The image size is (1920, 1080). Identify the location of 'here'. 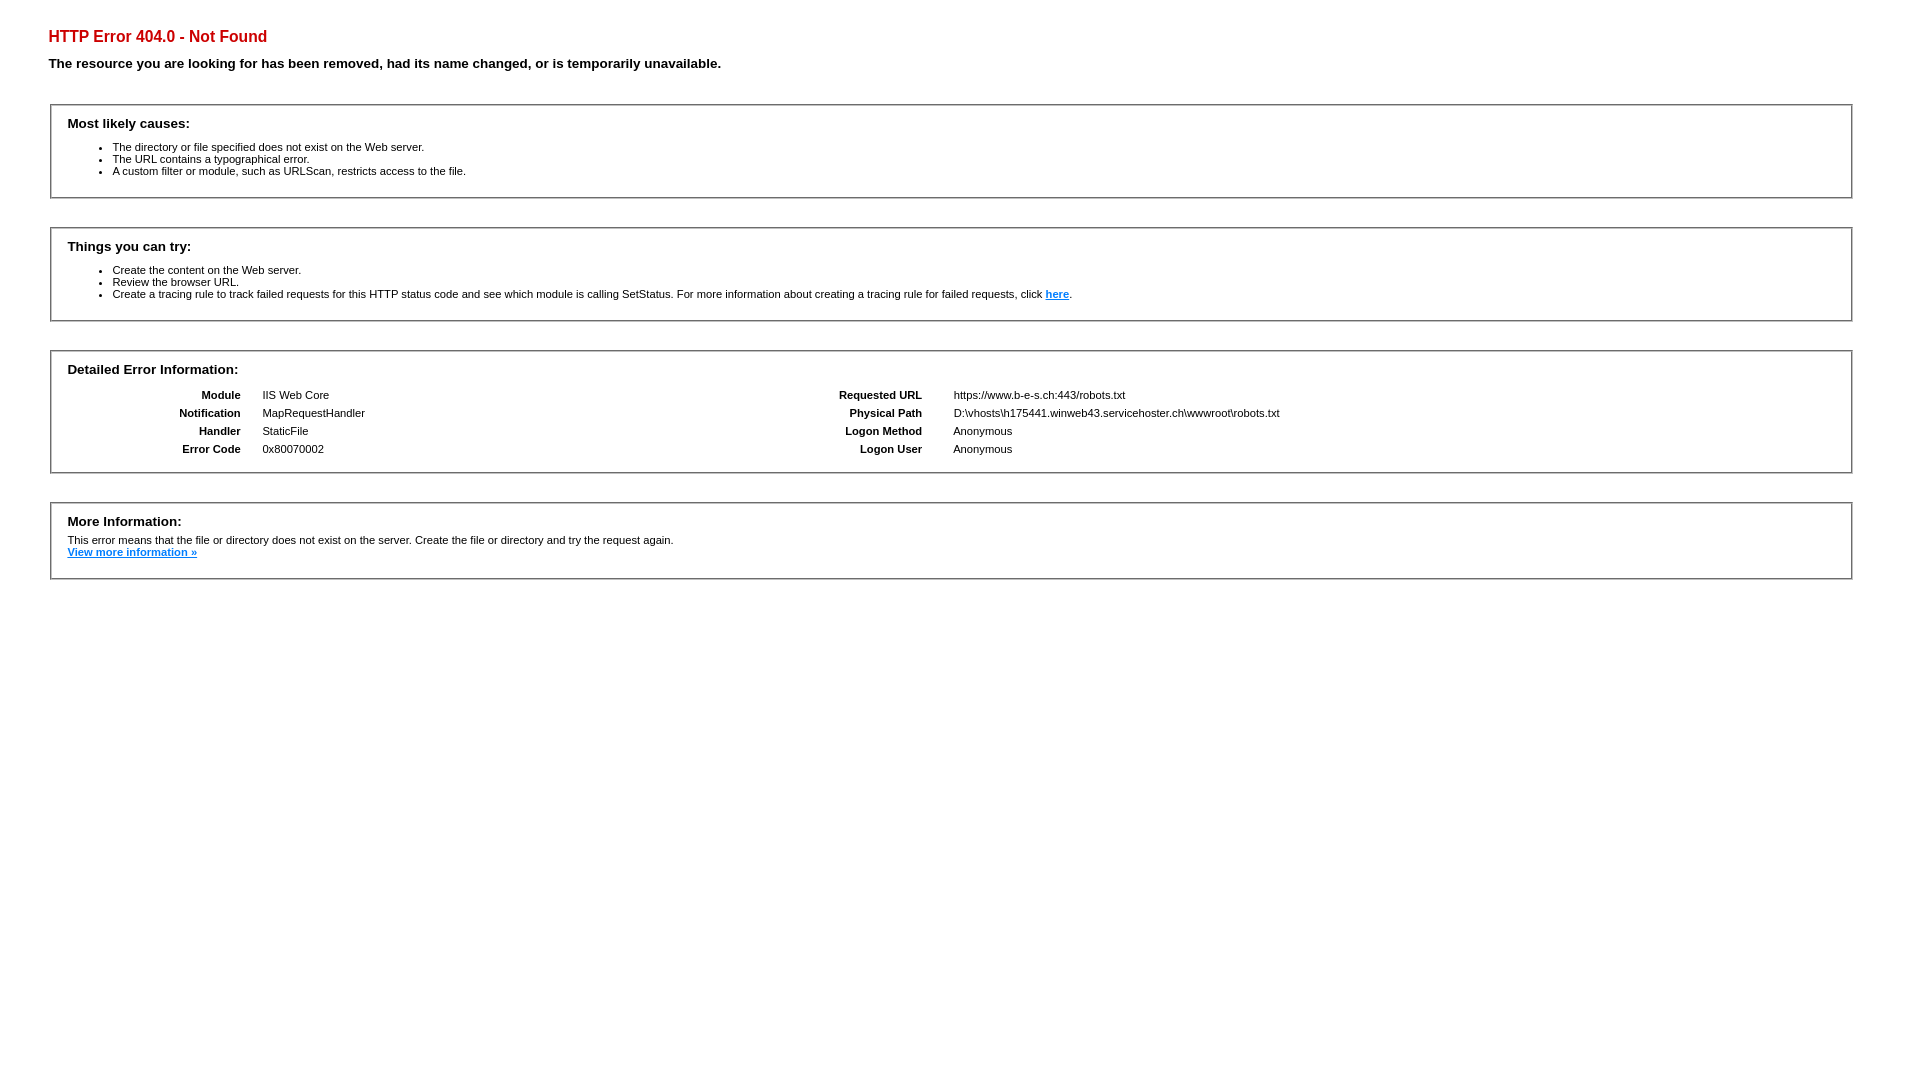
(1056, 293).